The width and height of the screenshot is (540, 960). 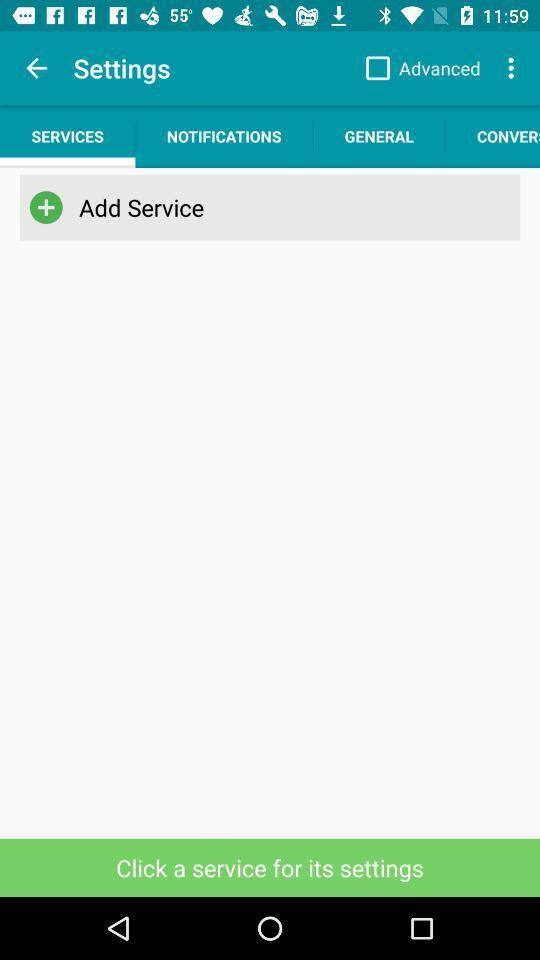 What do you see at coordinates (266, 207) in the screenshot?
I see `icon below the services` at bounding box center [266, 207].